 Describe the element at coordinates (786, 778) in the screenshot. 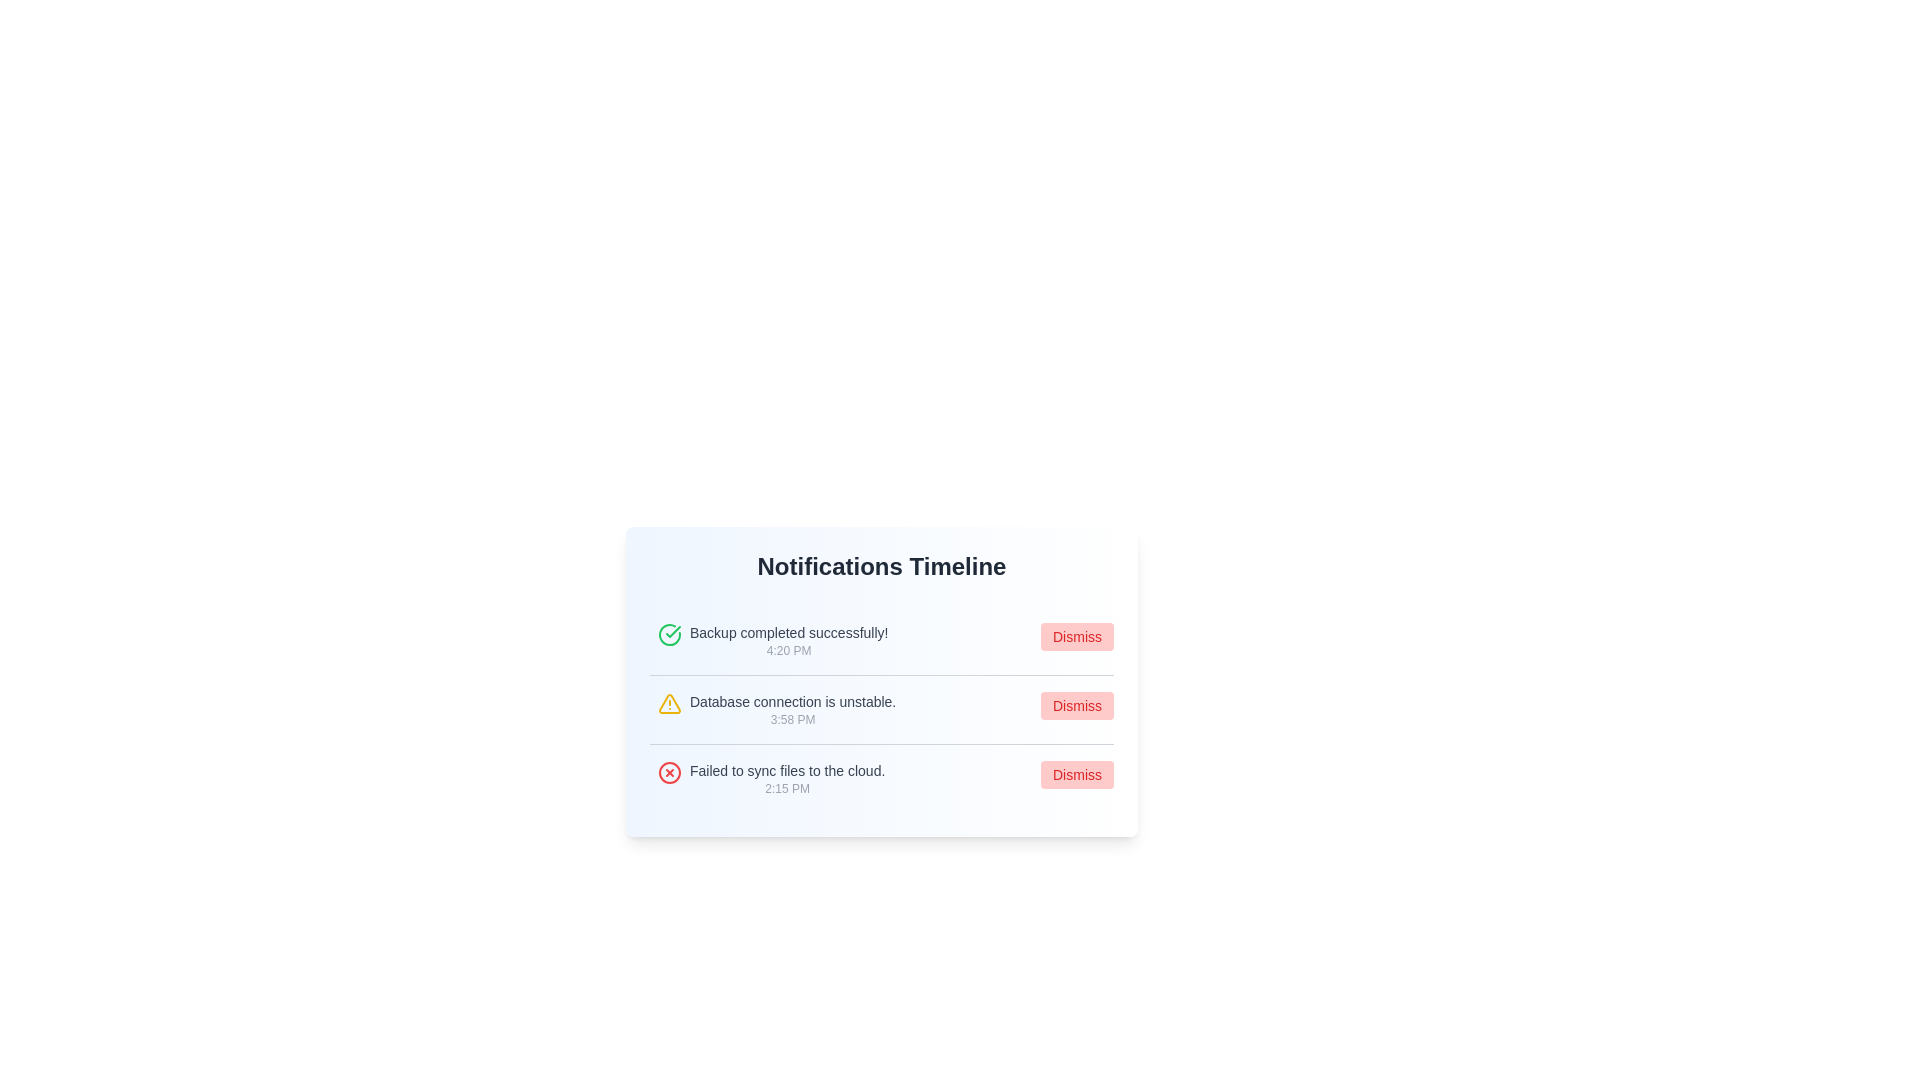

I see `textual notification stating 'Failed to sync files to the cloud.' located in the 'Notifications Timeline' panel, which is the third notification in the list` at that location.